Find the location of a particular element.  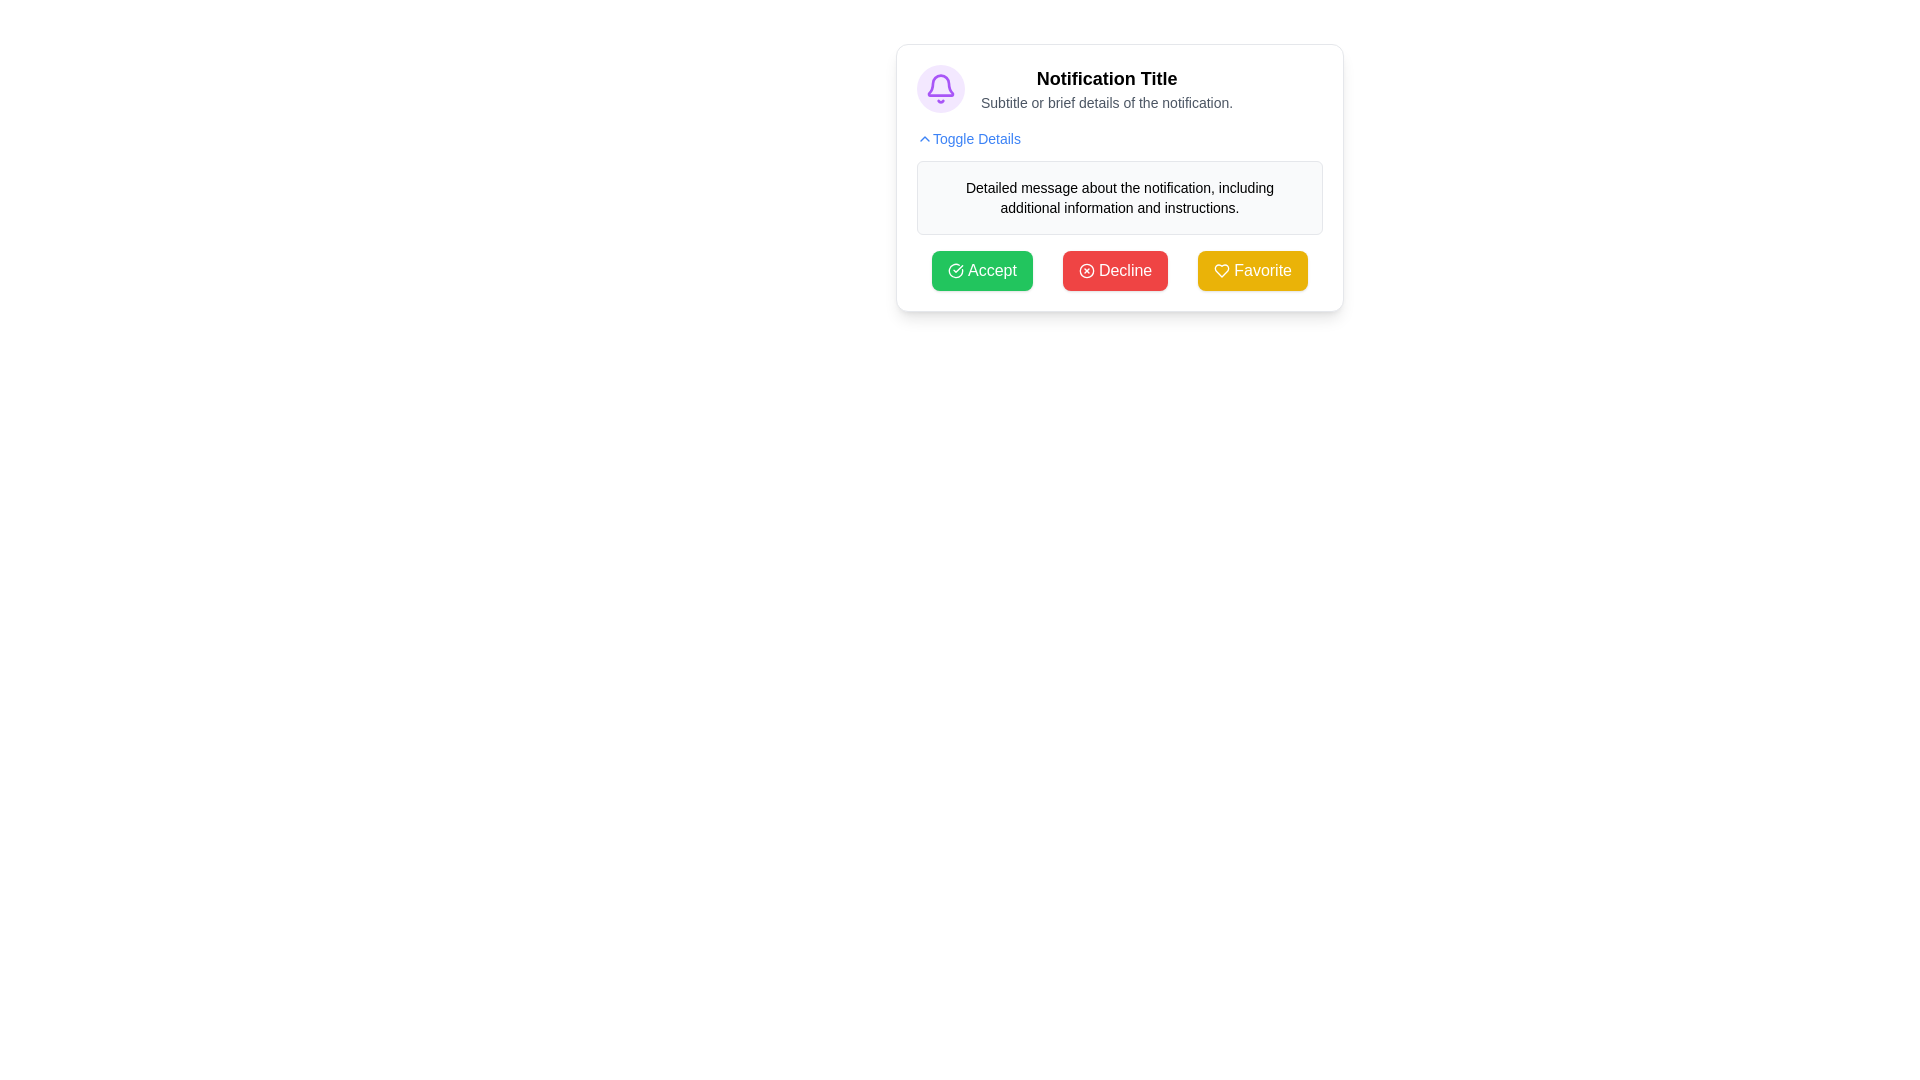

the 'Decline' button, which has a rounded rectangle shape with a red background and white text, to change its shade is located at coordinates (1114, 270).